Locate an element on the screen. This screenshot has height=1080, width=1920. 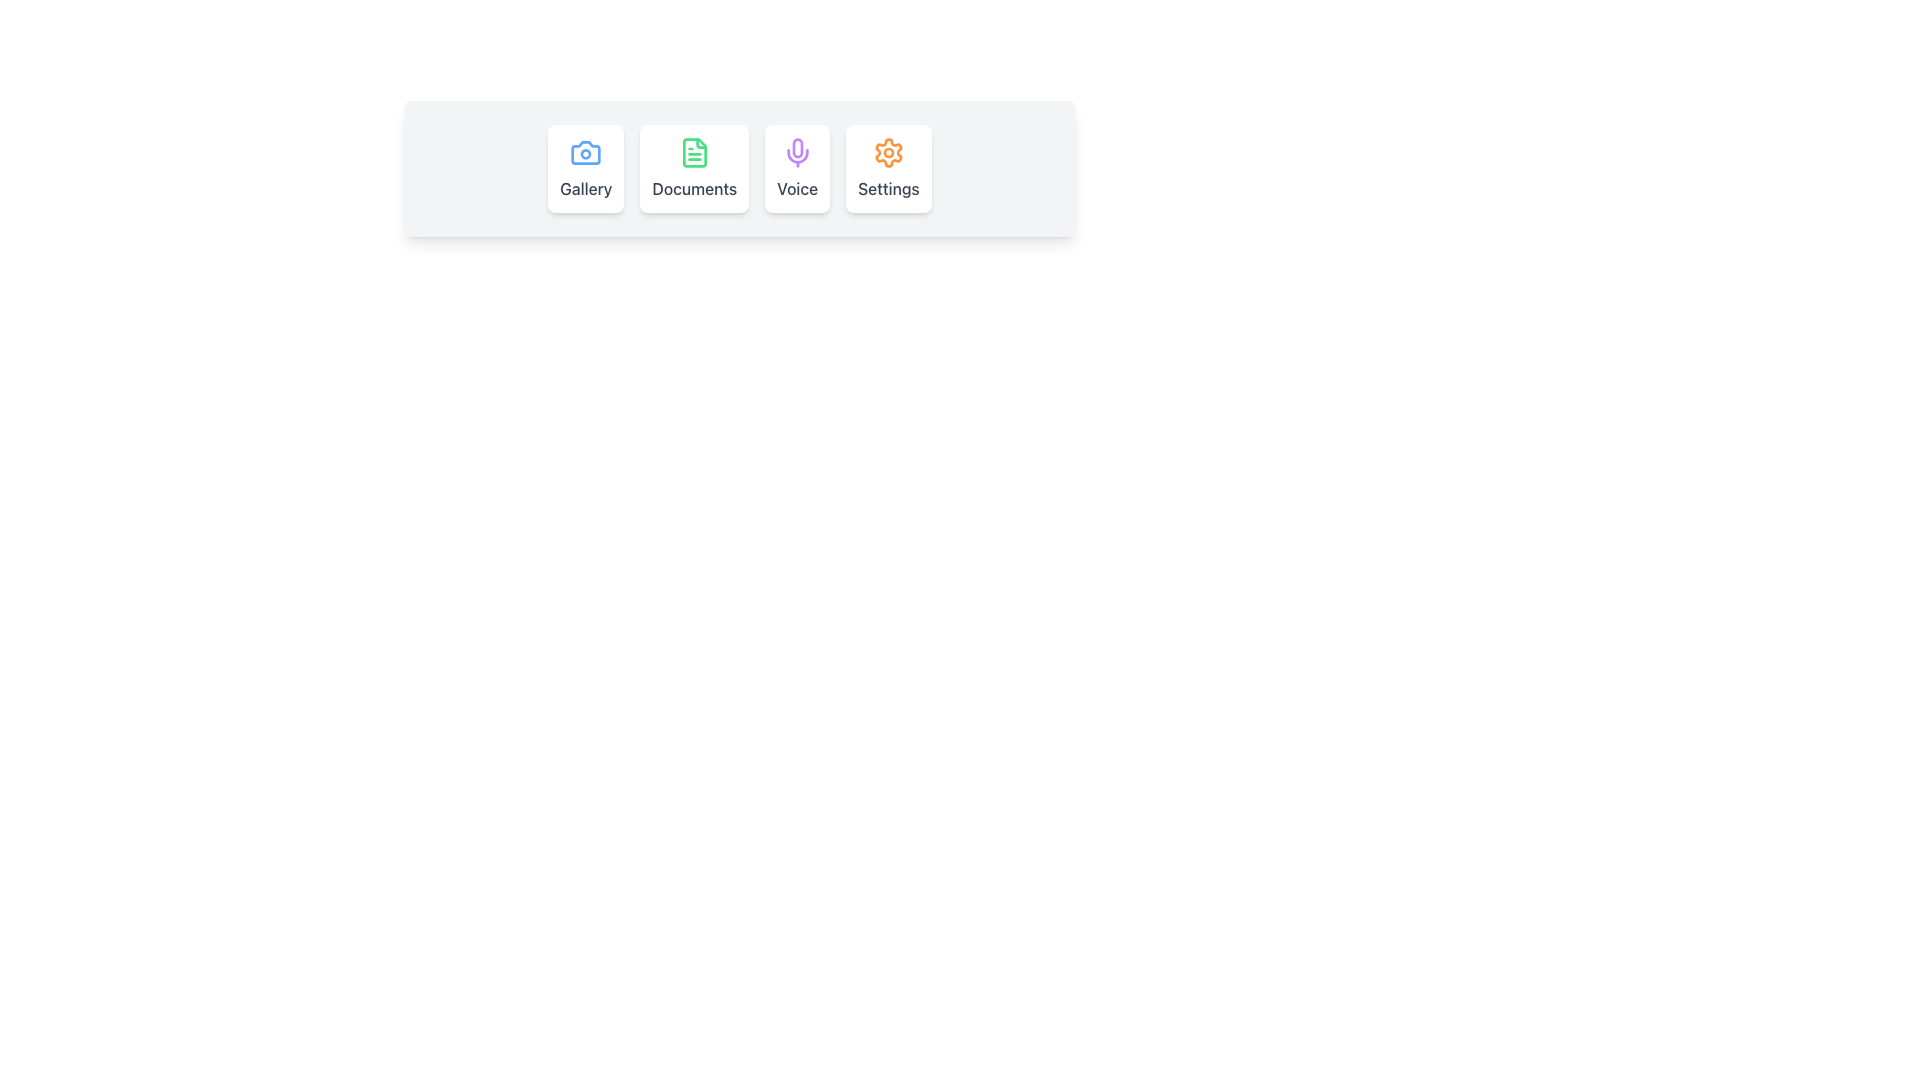
the state of the 'Documents' icon, which is the topmost component in the 'Documents' section, guiding users towards document-related features is located at coordinates (694, 152).